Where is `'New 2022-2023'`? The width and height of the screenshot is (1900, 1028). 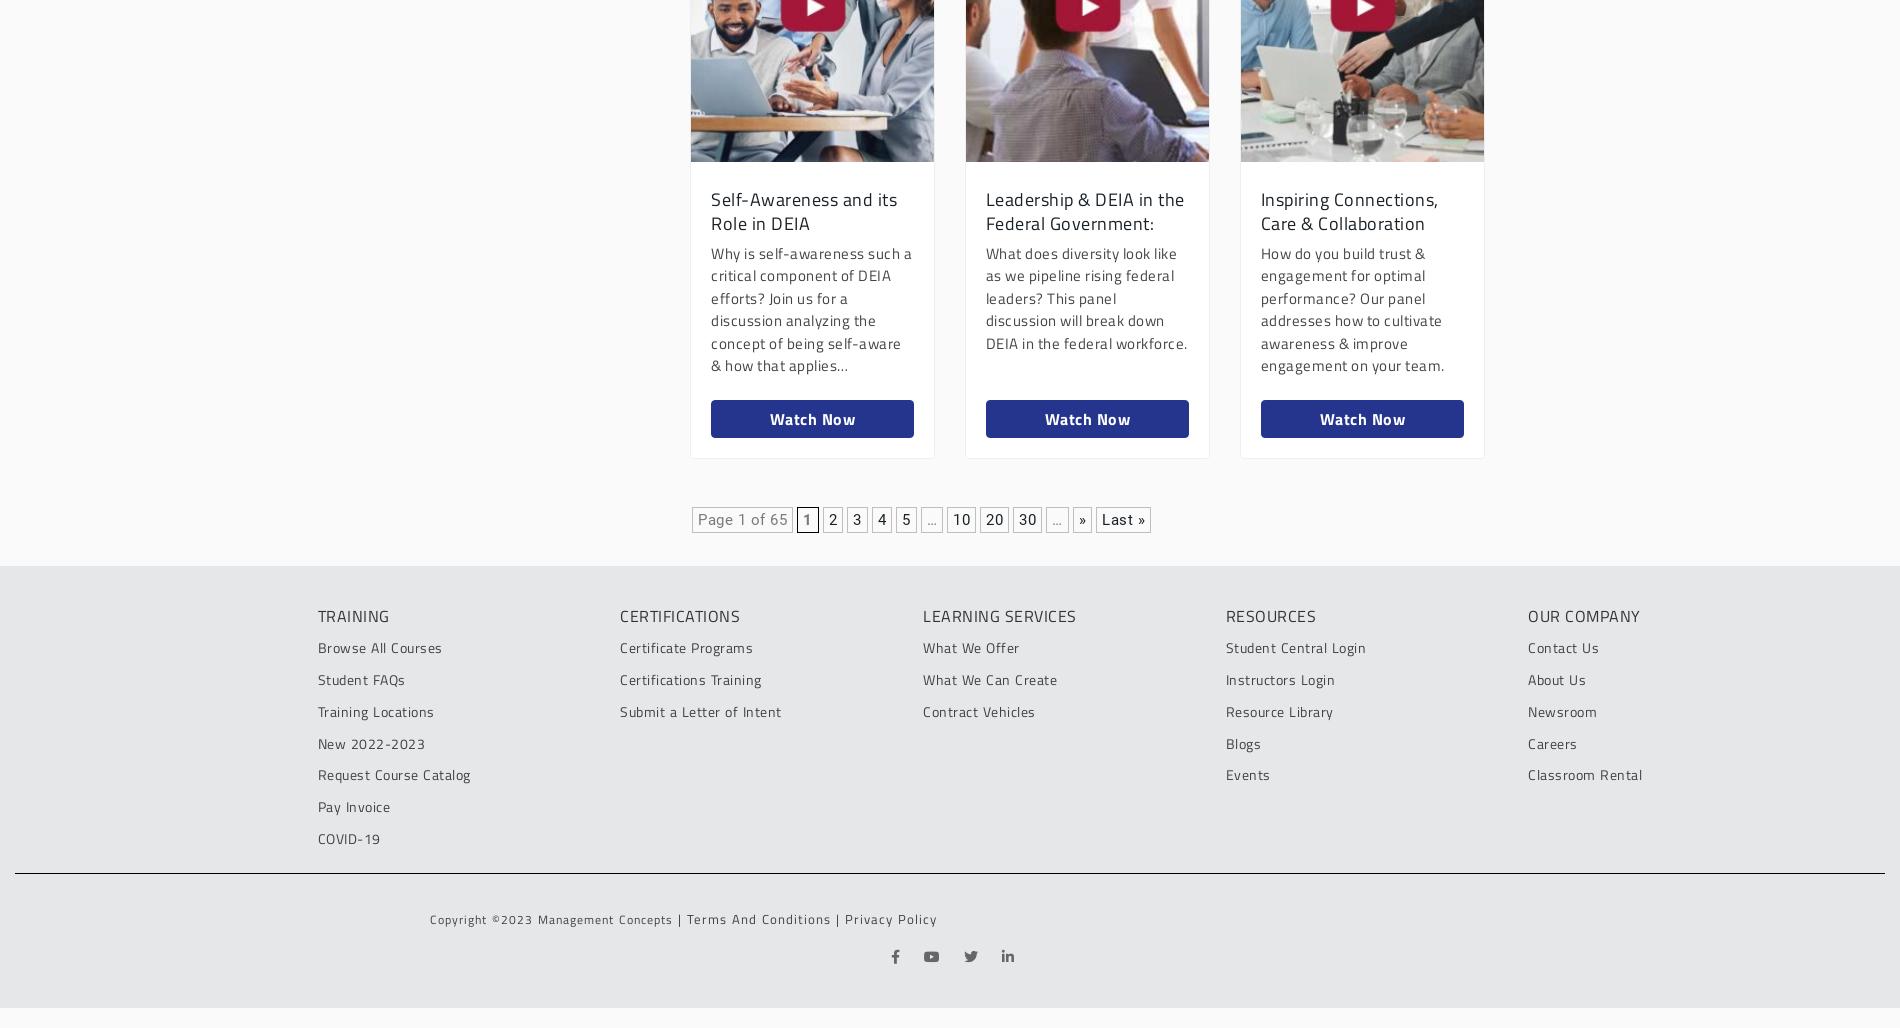 'New 2022-2023' is located at coordinates (370, 741).